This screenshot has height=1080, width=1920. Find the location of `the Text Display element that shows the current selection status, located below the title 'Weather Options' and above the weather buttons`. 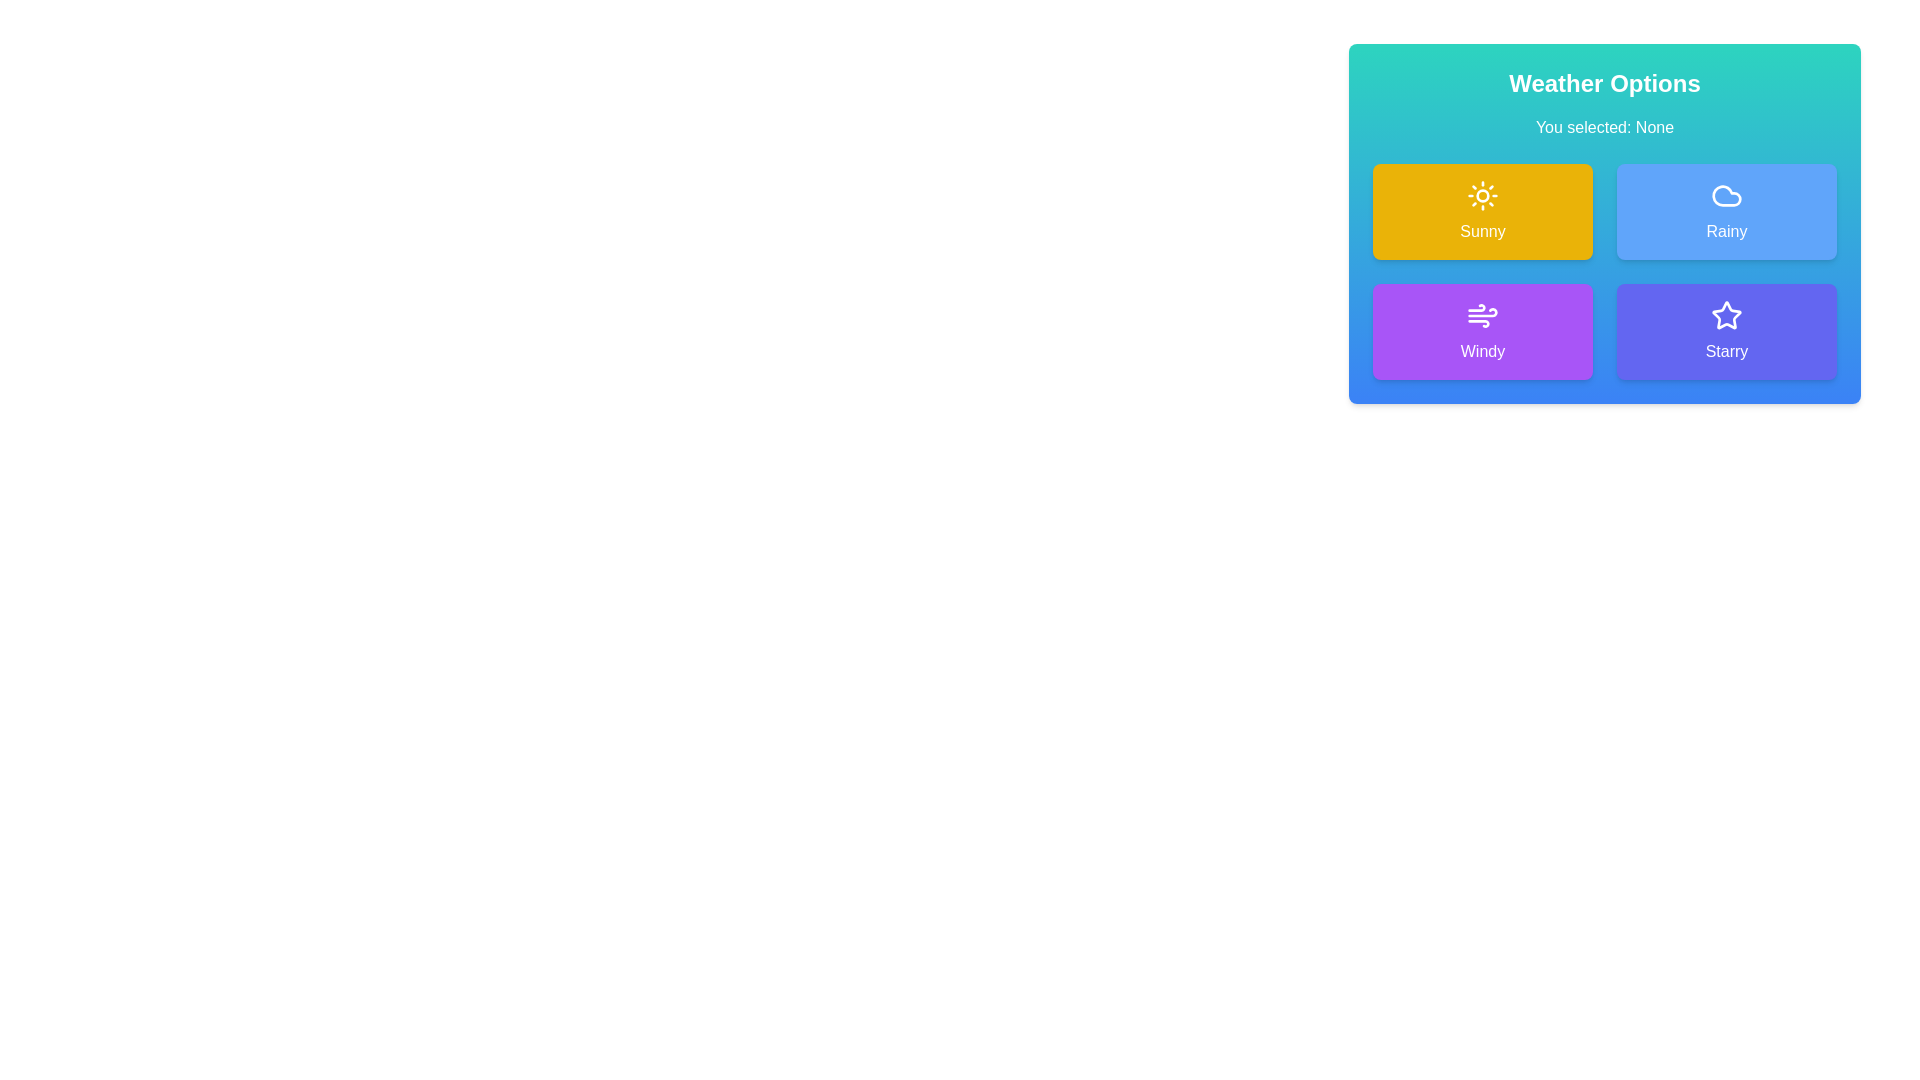

the Text Display element that shows the current selection status, located below the title 'Weather Options' and above the weather buttons is located at coordinates (1604, 127).